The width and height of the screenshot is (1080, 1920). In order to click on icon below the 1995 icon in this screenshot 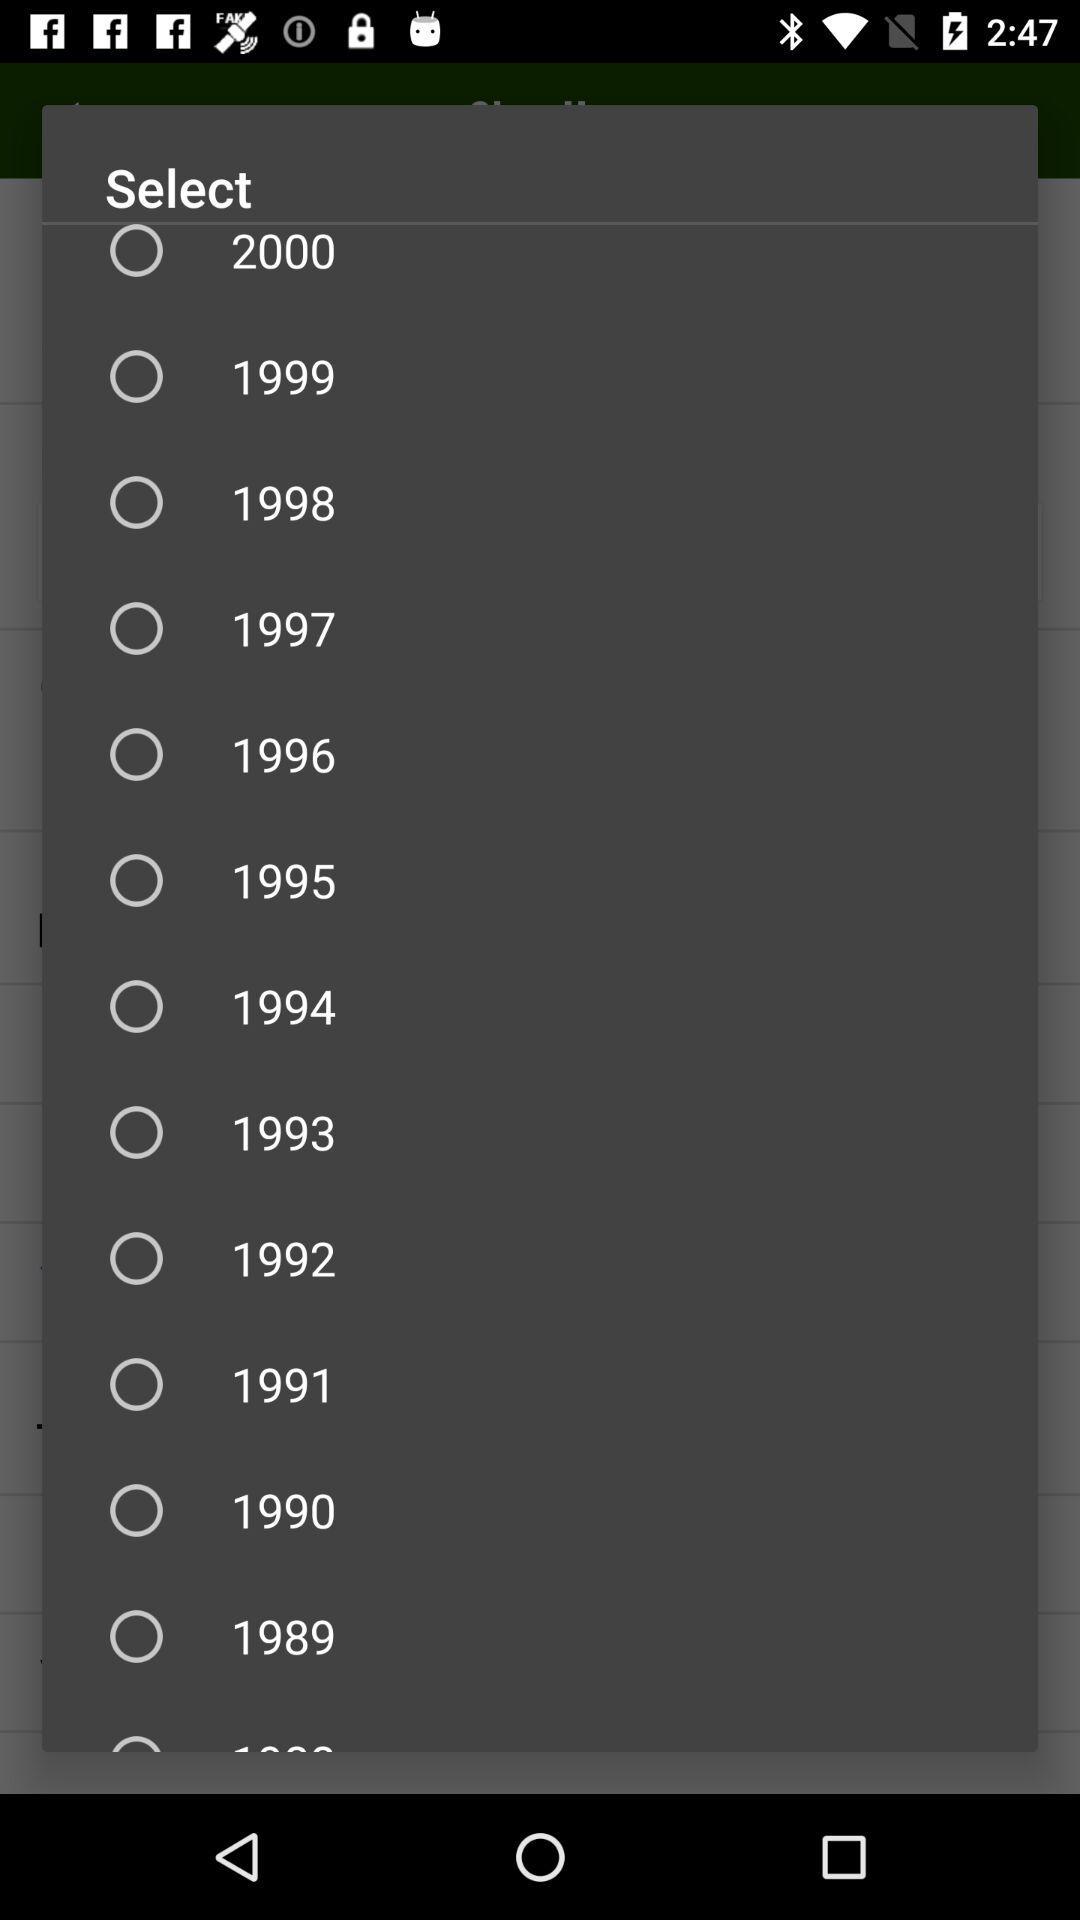, I will do `click(540, 1006)`.